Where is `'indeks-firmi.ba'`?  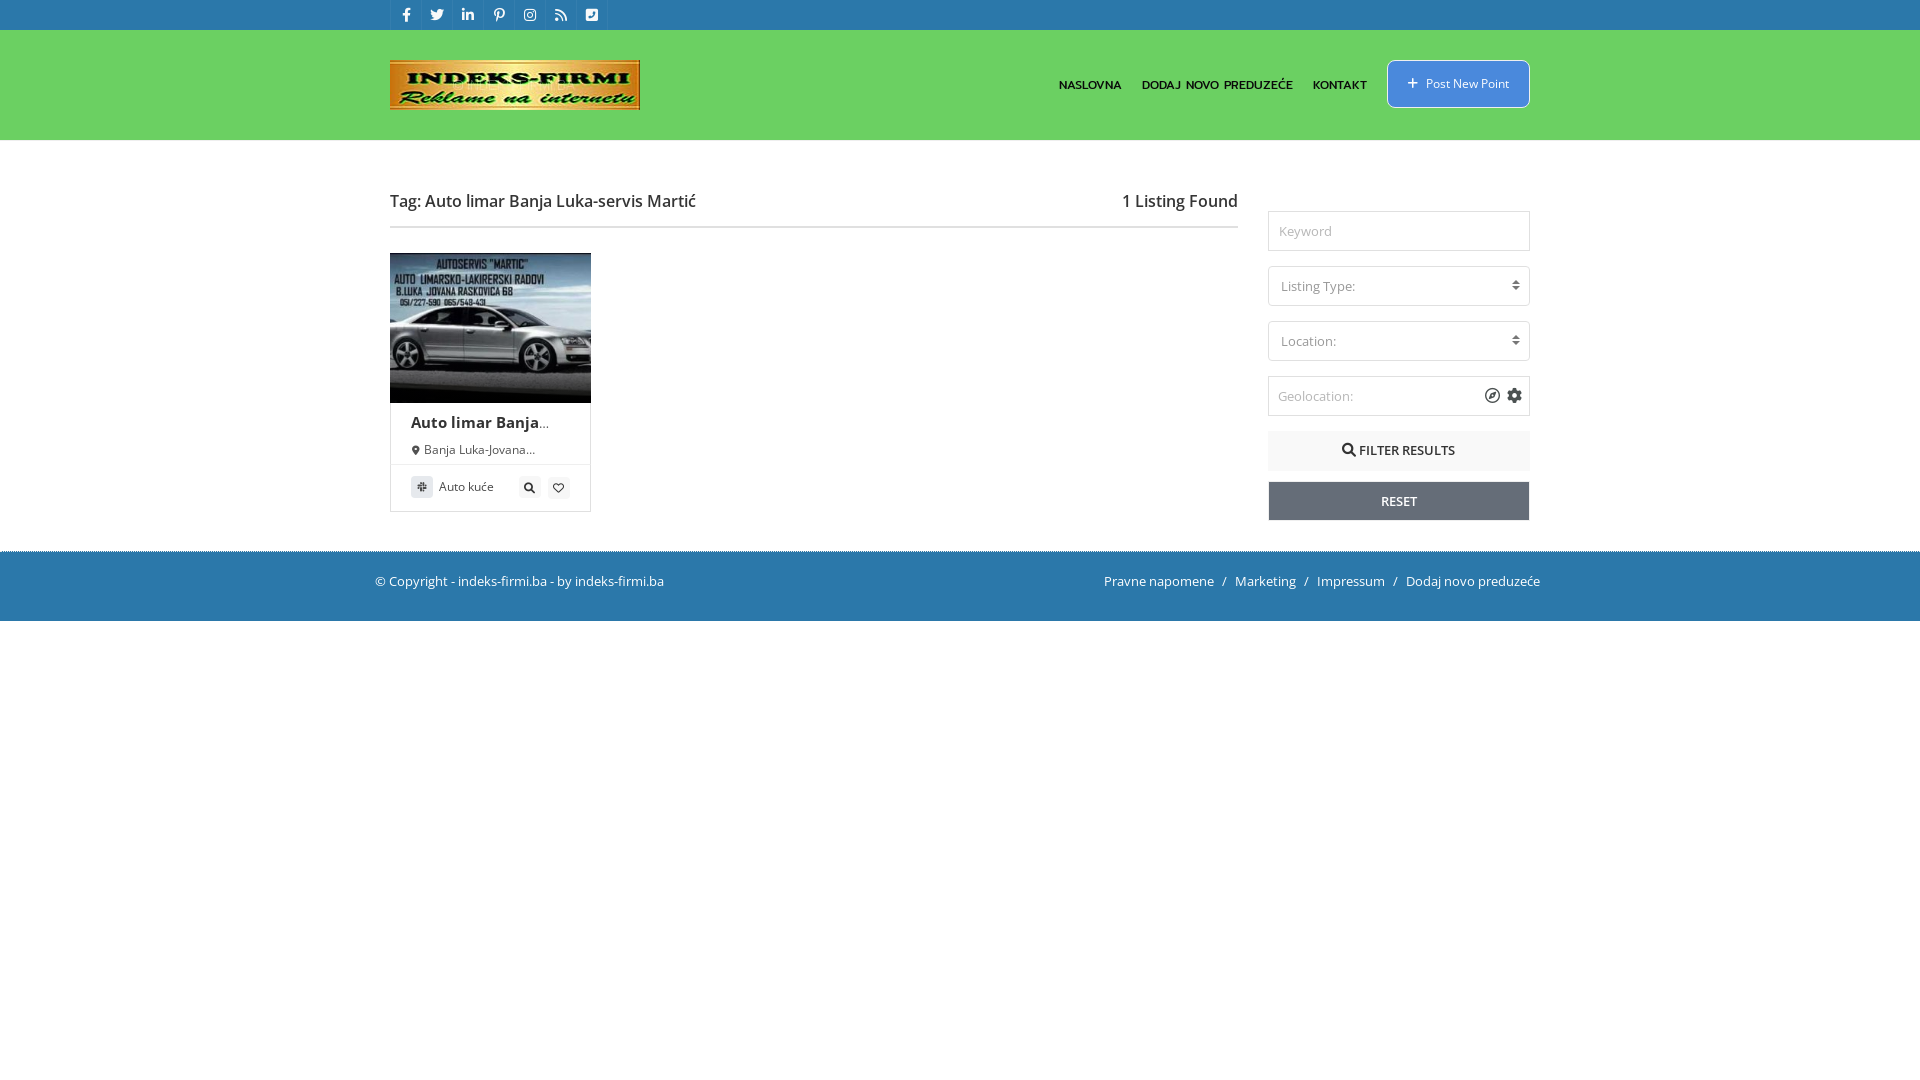 'indeks-firmi.ba' is located at coordinates (502, 581).